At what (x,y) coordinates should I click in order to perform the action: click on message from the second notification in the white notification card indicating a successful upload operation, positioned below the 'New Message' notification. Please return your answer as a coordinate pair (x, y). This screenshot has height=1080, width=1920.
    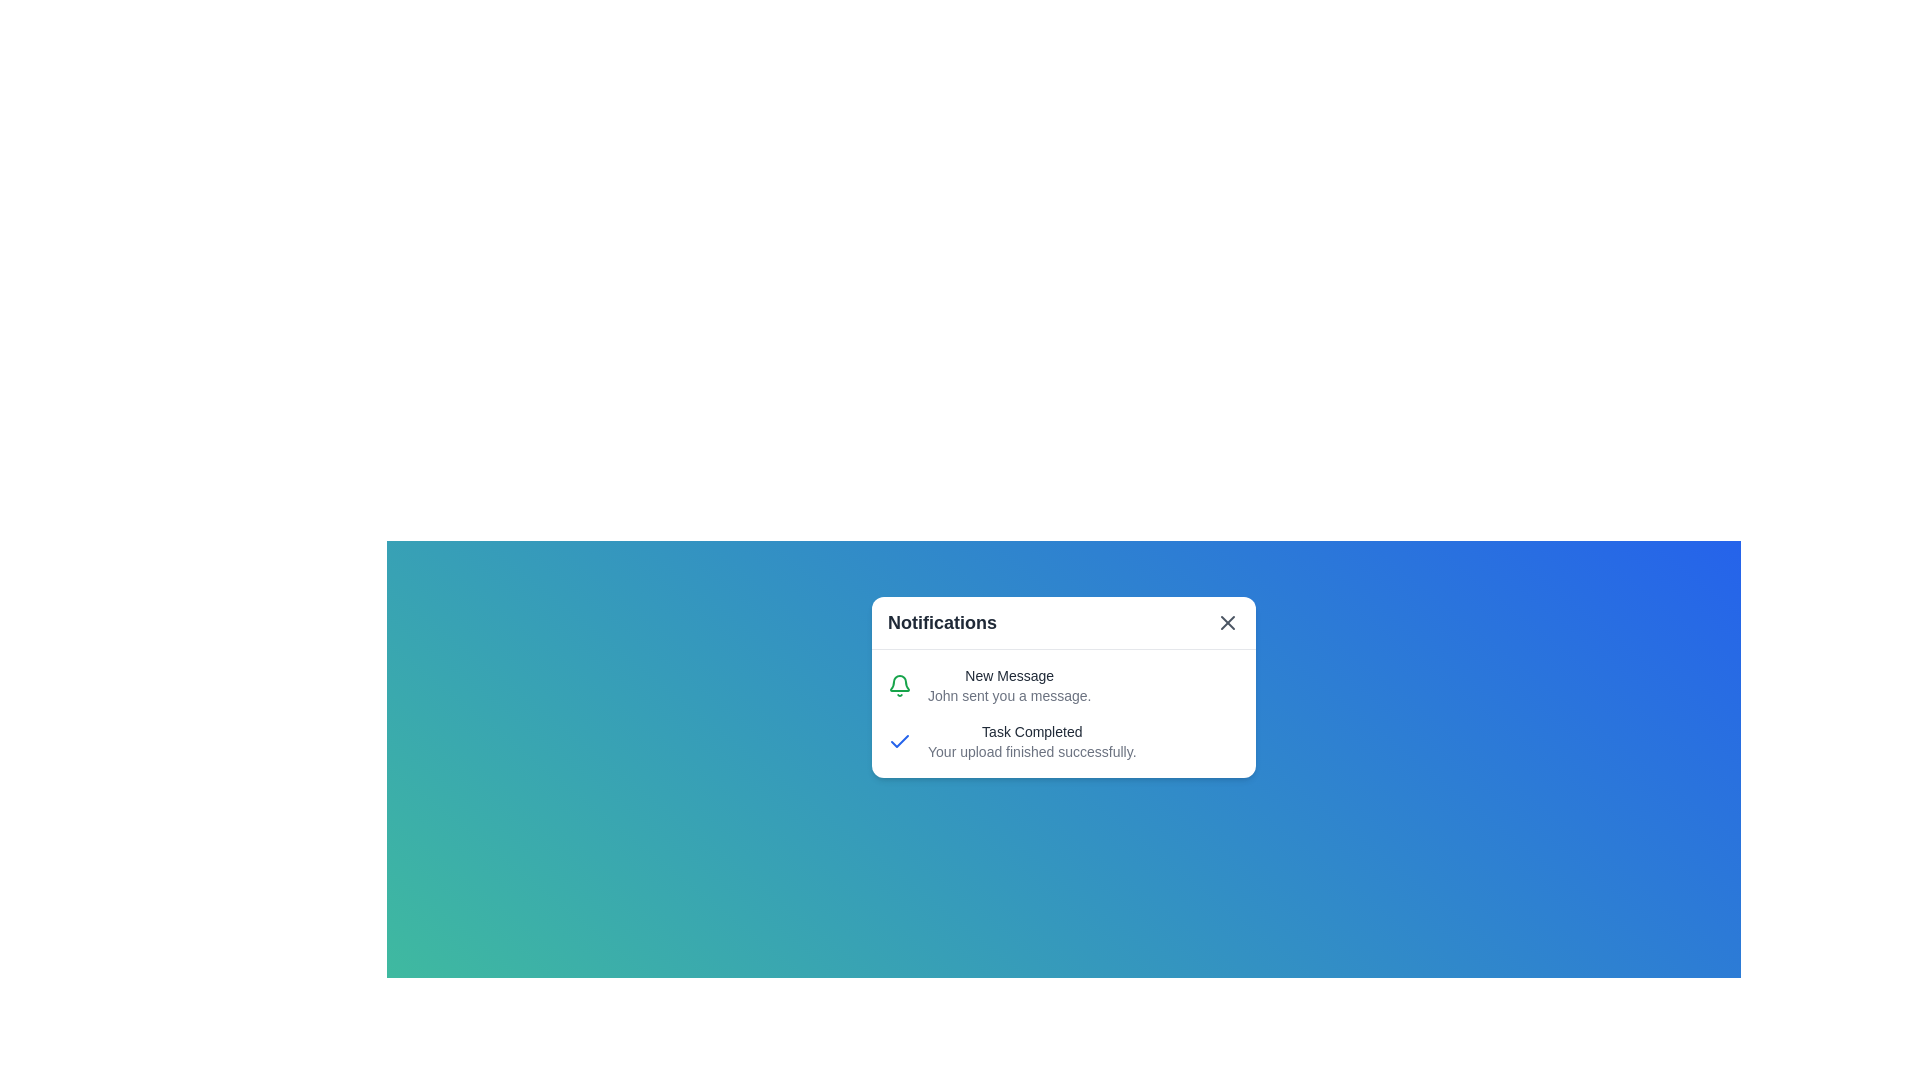
    Looking at the image, I should click on (1063, 741).